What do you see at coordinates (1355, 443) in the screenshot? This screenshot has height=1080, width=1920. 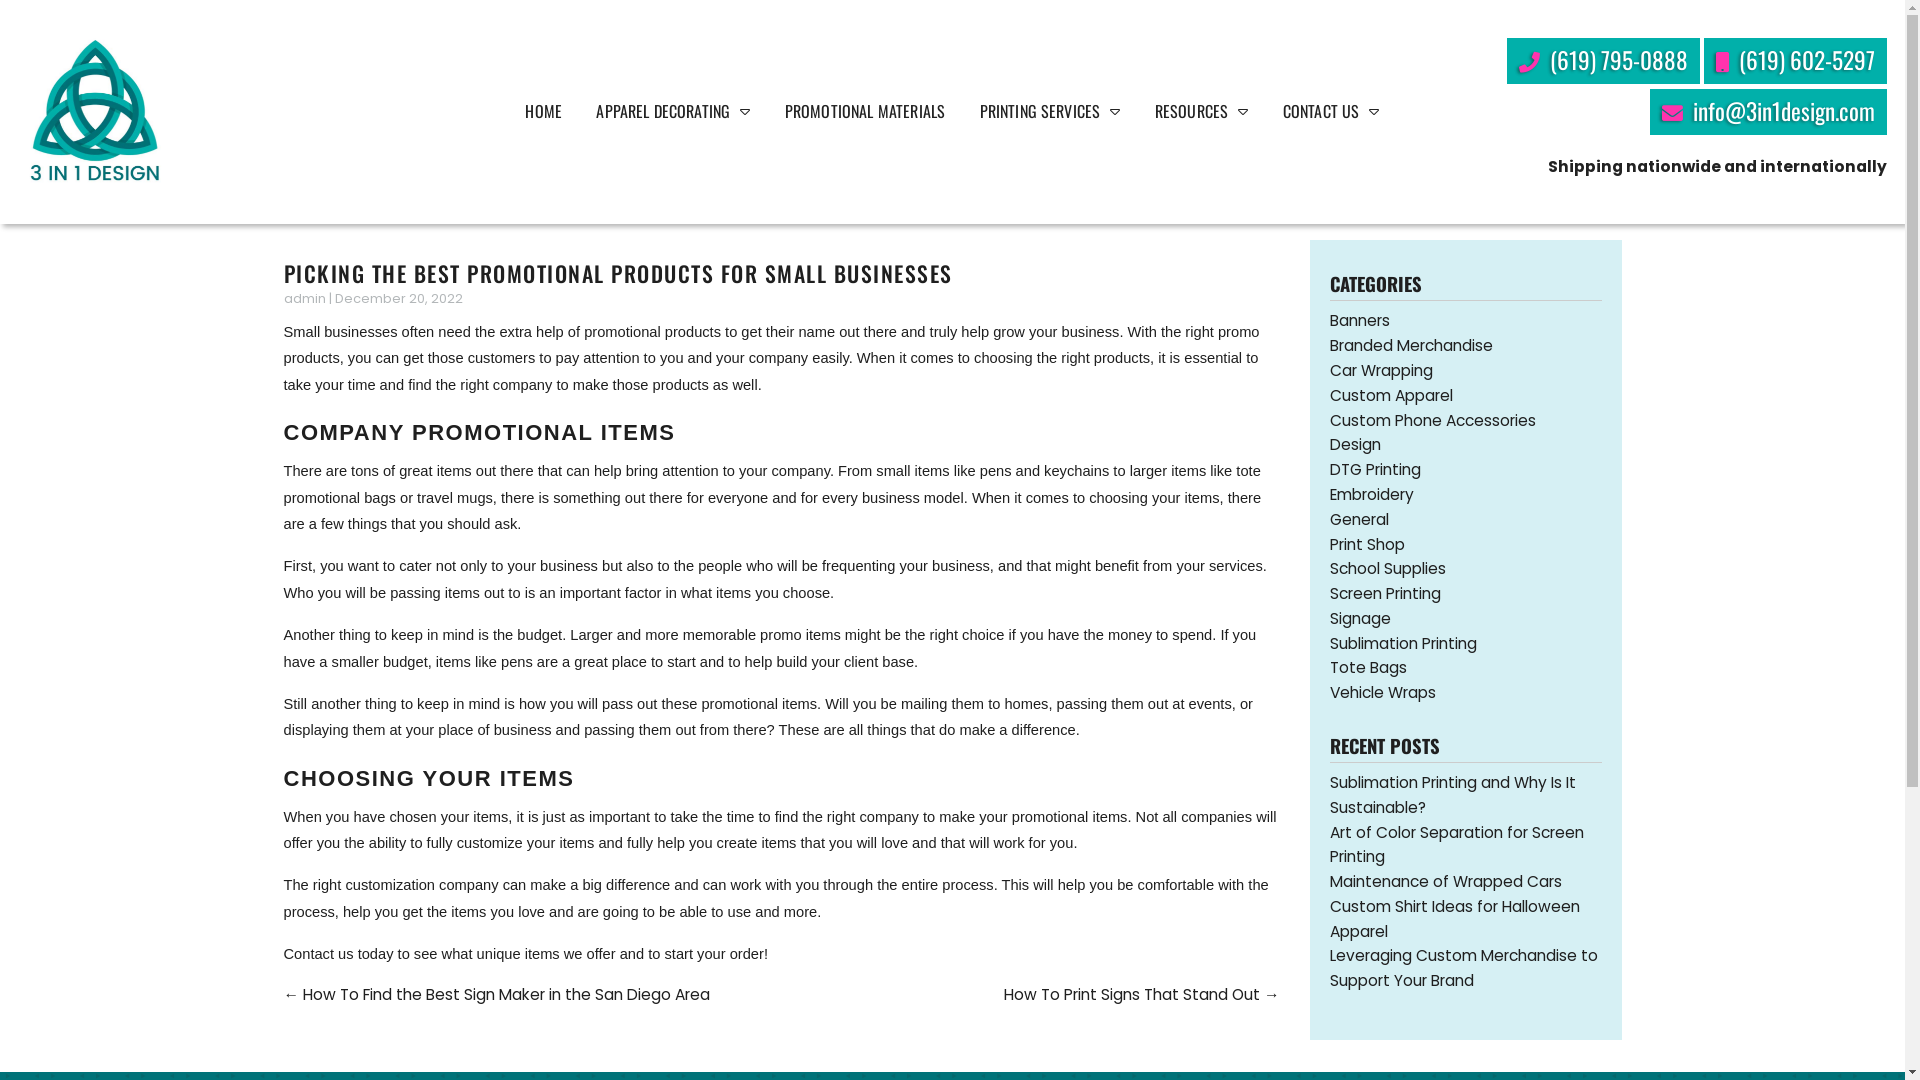 I see `'Design'` at bounding box center [1355, 443].